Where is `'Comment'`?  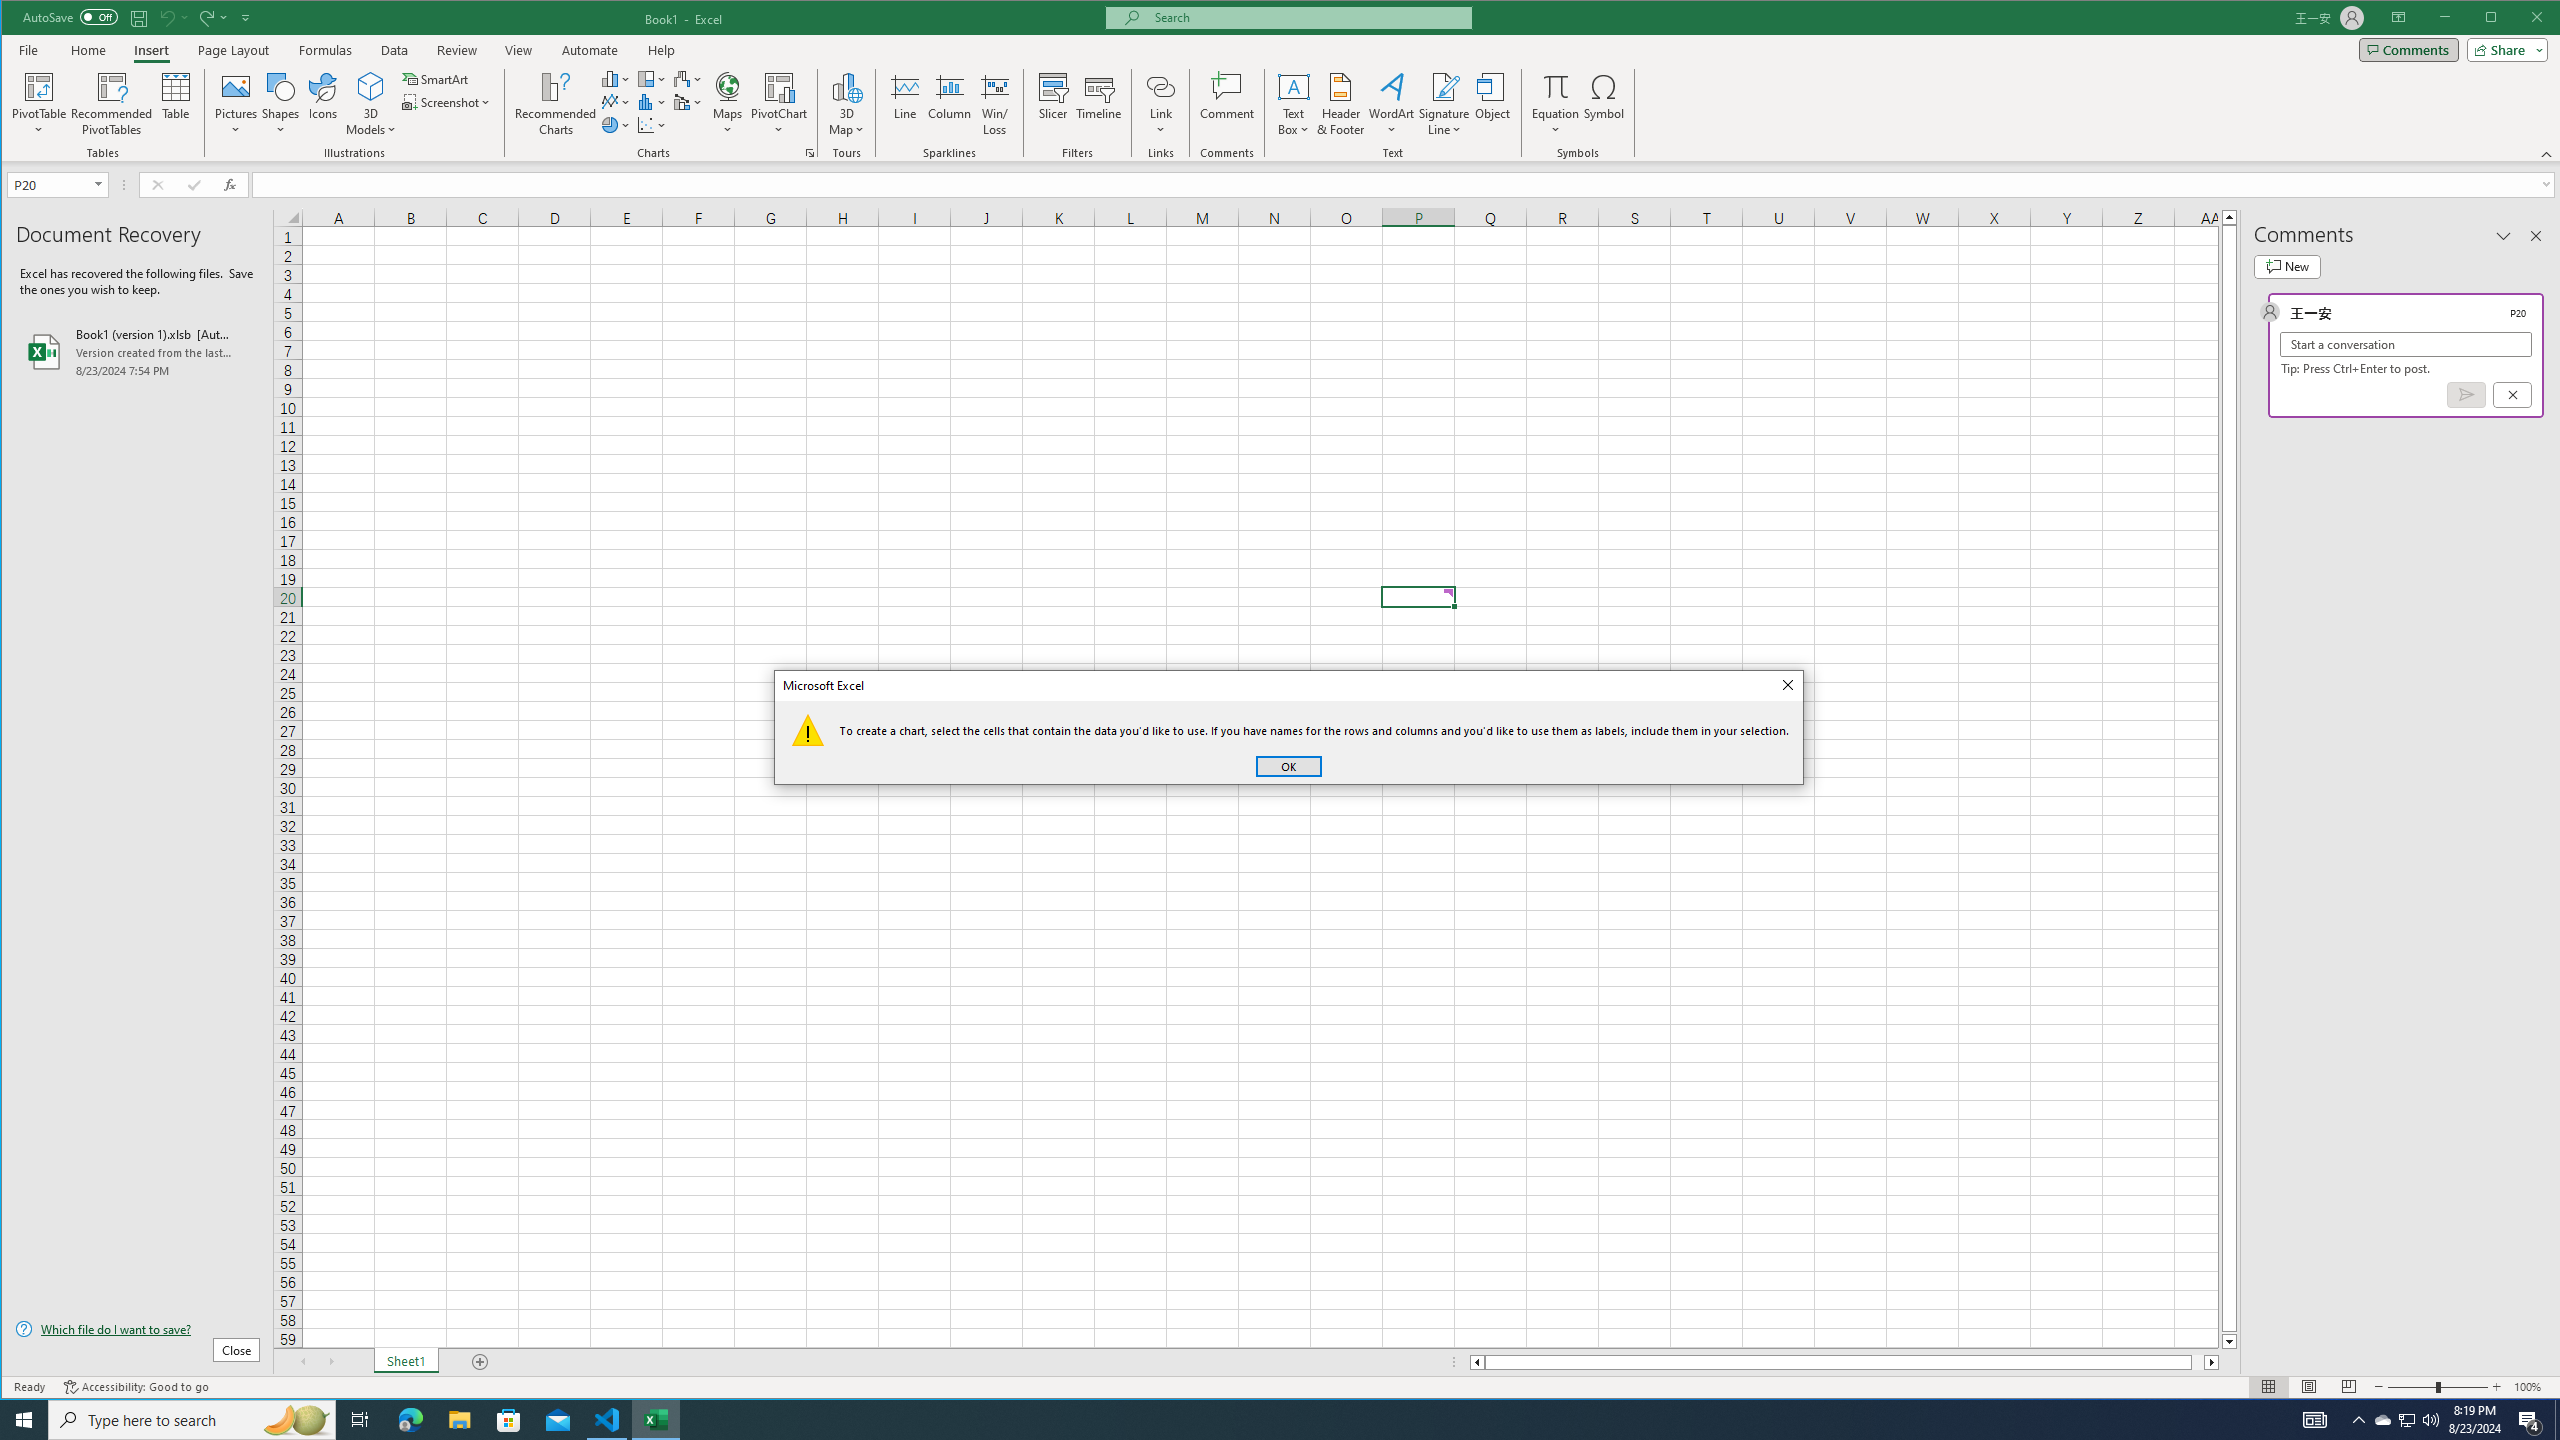
'Comment' is located at coordinates (1227, 103).